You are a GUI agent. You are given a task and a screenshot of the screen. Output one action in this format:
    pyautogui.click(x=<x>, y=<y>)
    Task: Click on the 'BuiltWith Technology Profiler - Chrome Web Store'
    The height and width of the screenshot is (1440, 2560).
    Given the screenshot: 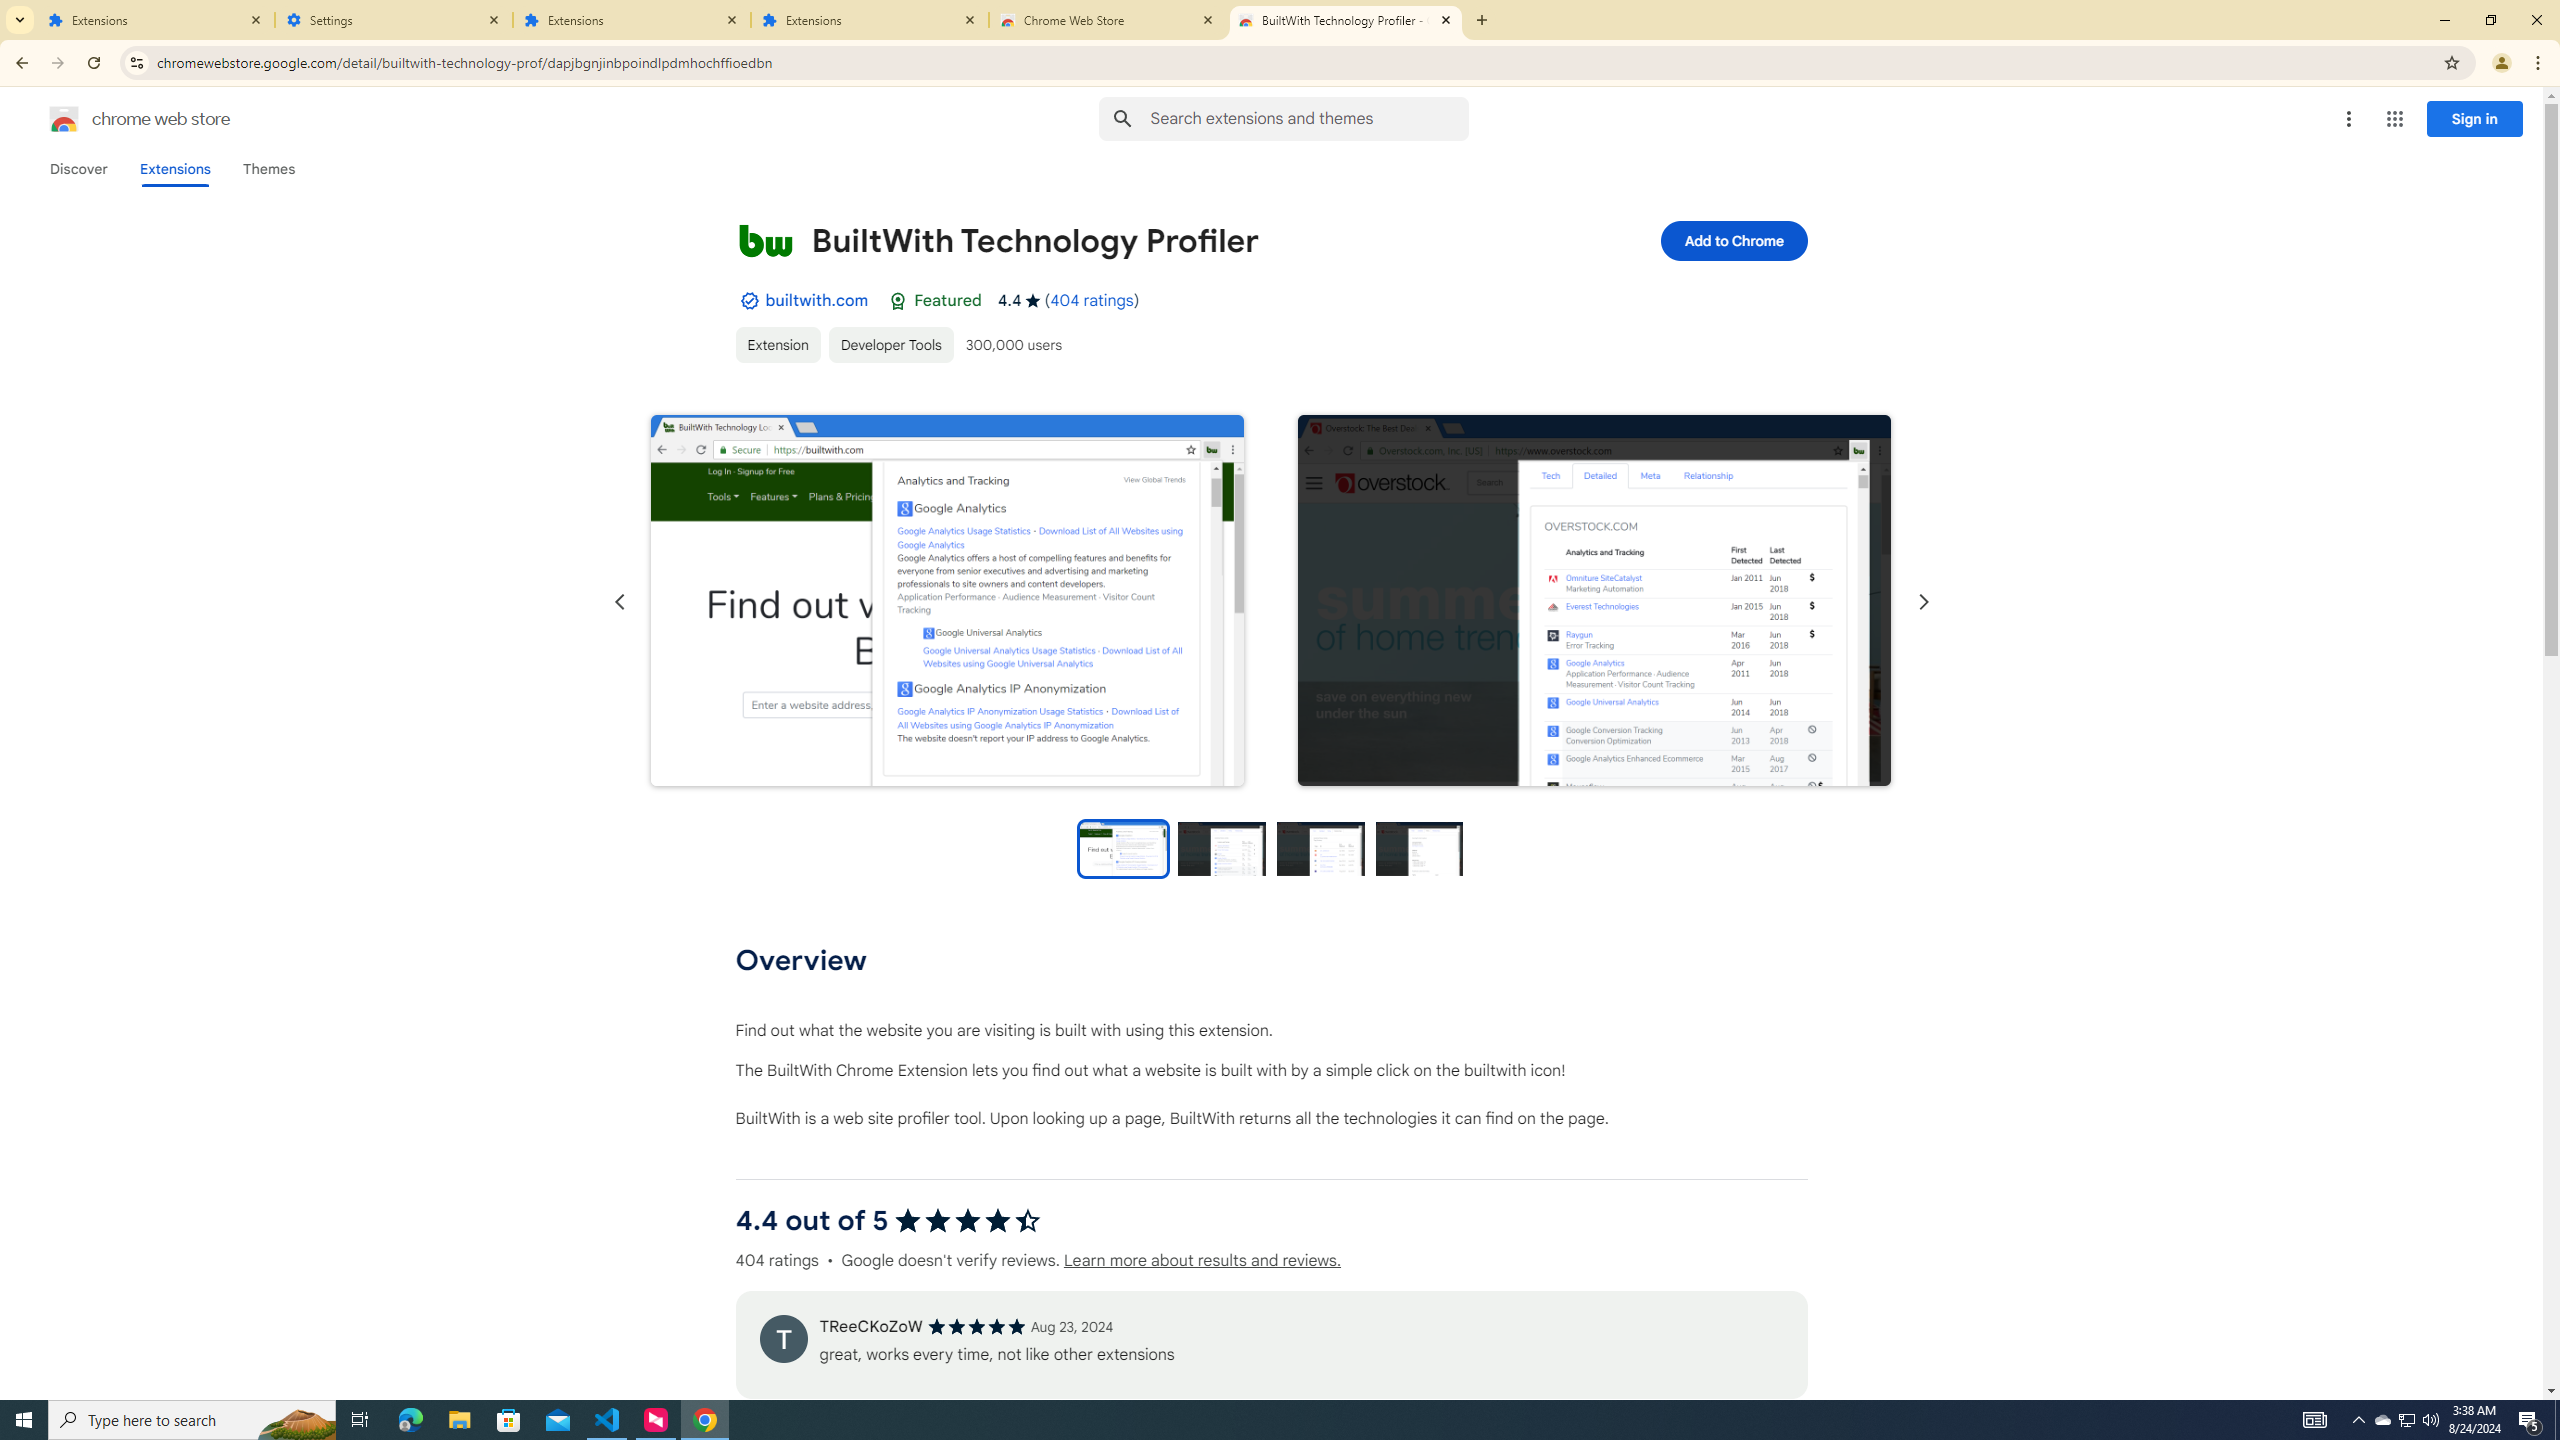 What is the action you would take?
    pyautogui.click(x=1345, y=19)
    